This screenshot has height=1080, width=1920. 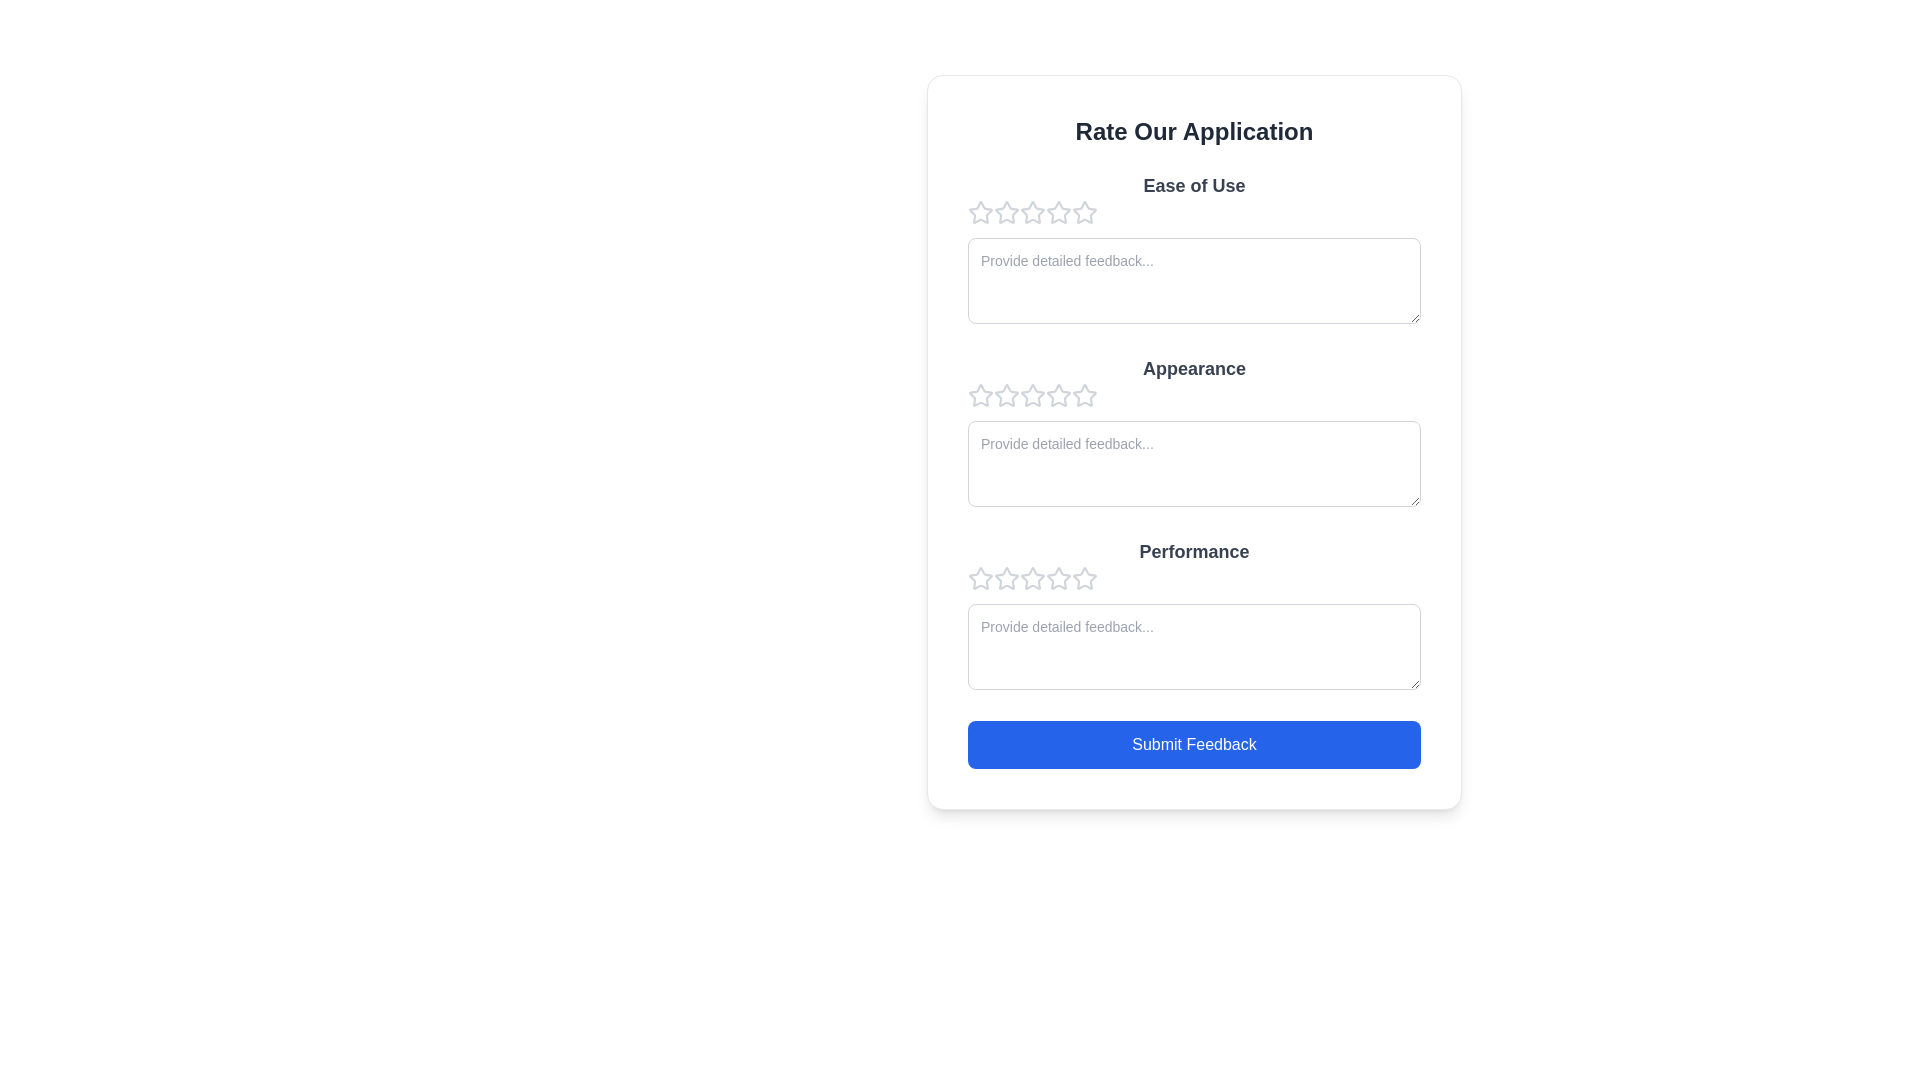 What do you see at coordinates (1194, 551) in the screenshot?
I see `the 'Performance' text label, which is the third label in a vertical list, positioned above the rating stars and feedback input box` at bounding box center [1194, 551].